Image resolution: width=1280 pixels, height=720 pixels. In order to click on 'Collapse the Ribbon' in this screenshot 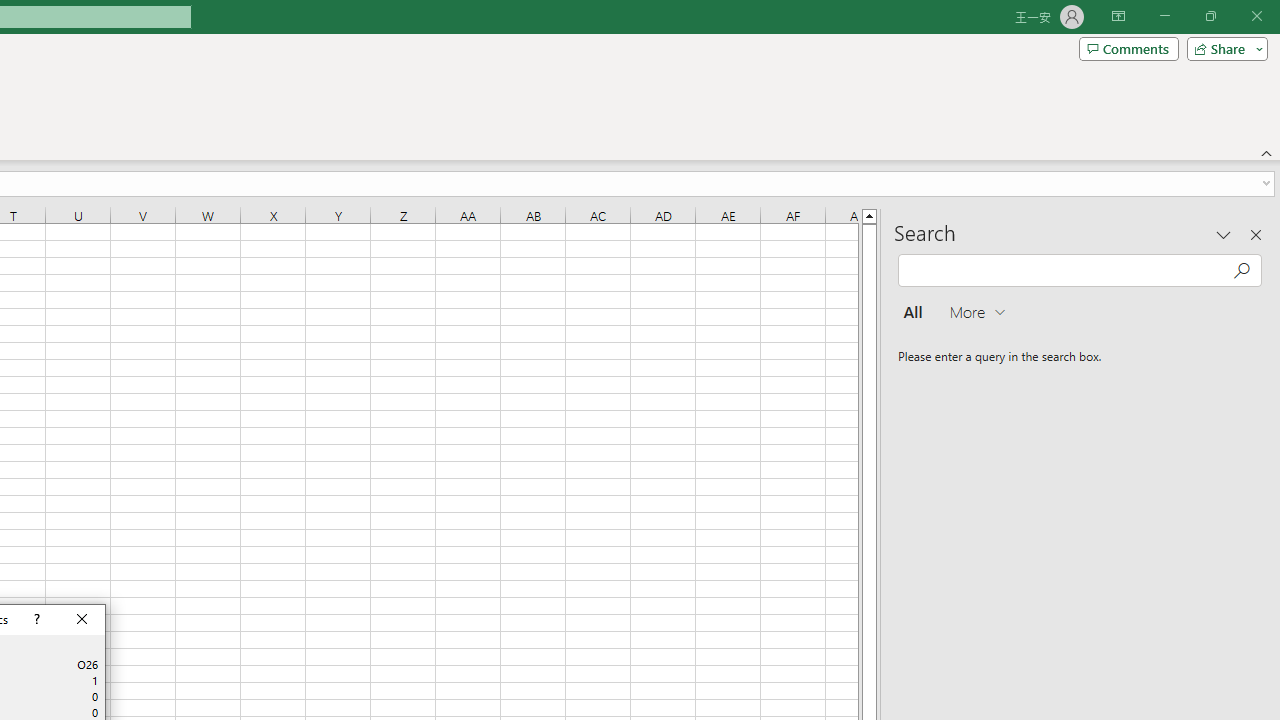, I will do `click(1266, 152)`.